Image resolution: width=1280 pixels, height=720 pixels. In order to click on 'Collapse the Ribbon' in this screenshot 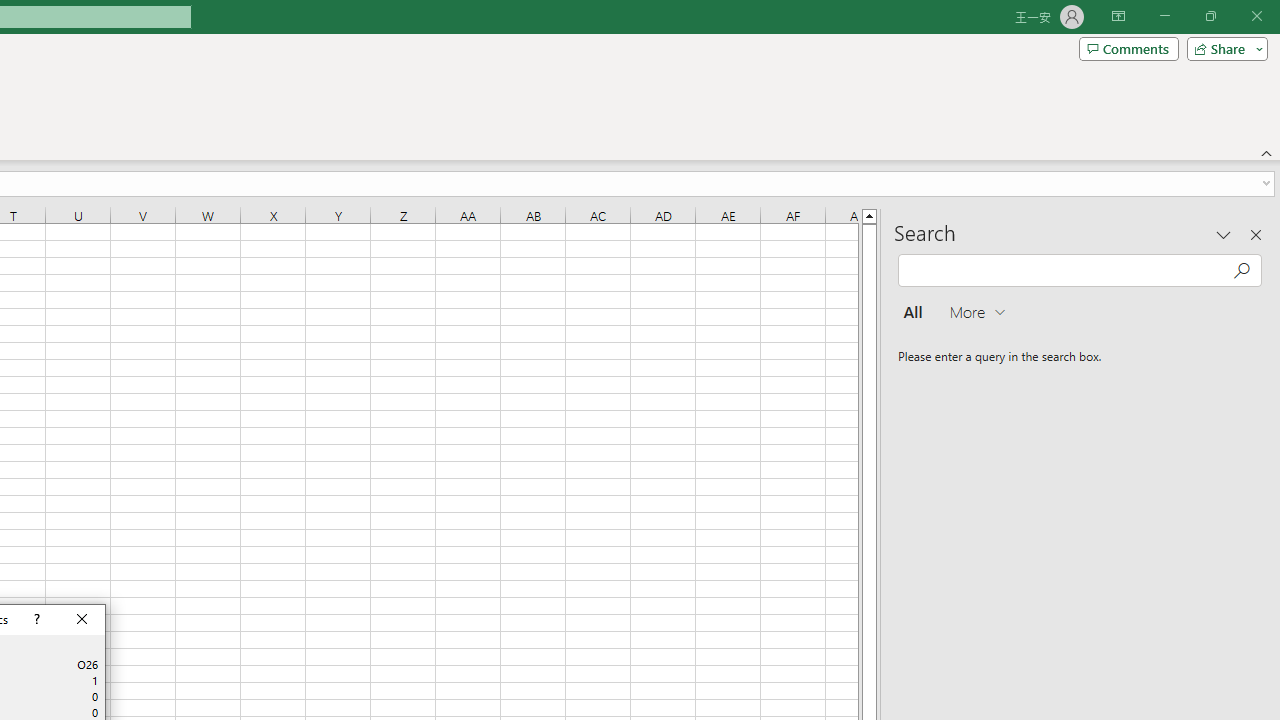, I will do `click(1266, 152)`.